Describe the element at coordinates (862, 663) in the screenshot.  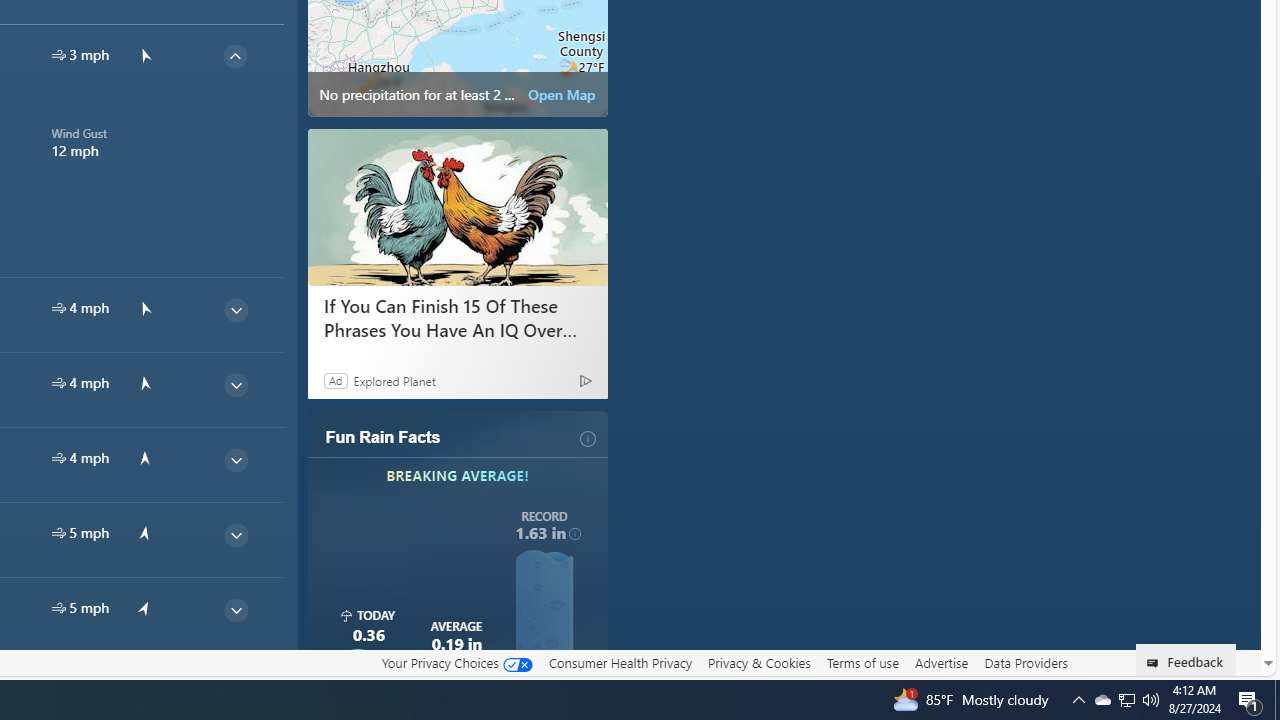
I see `'Terms of use'` at that location.